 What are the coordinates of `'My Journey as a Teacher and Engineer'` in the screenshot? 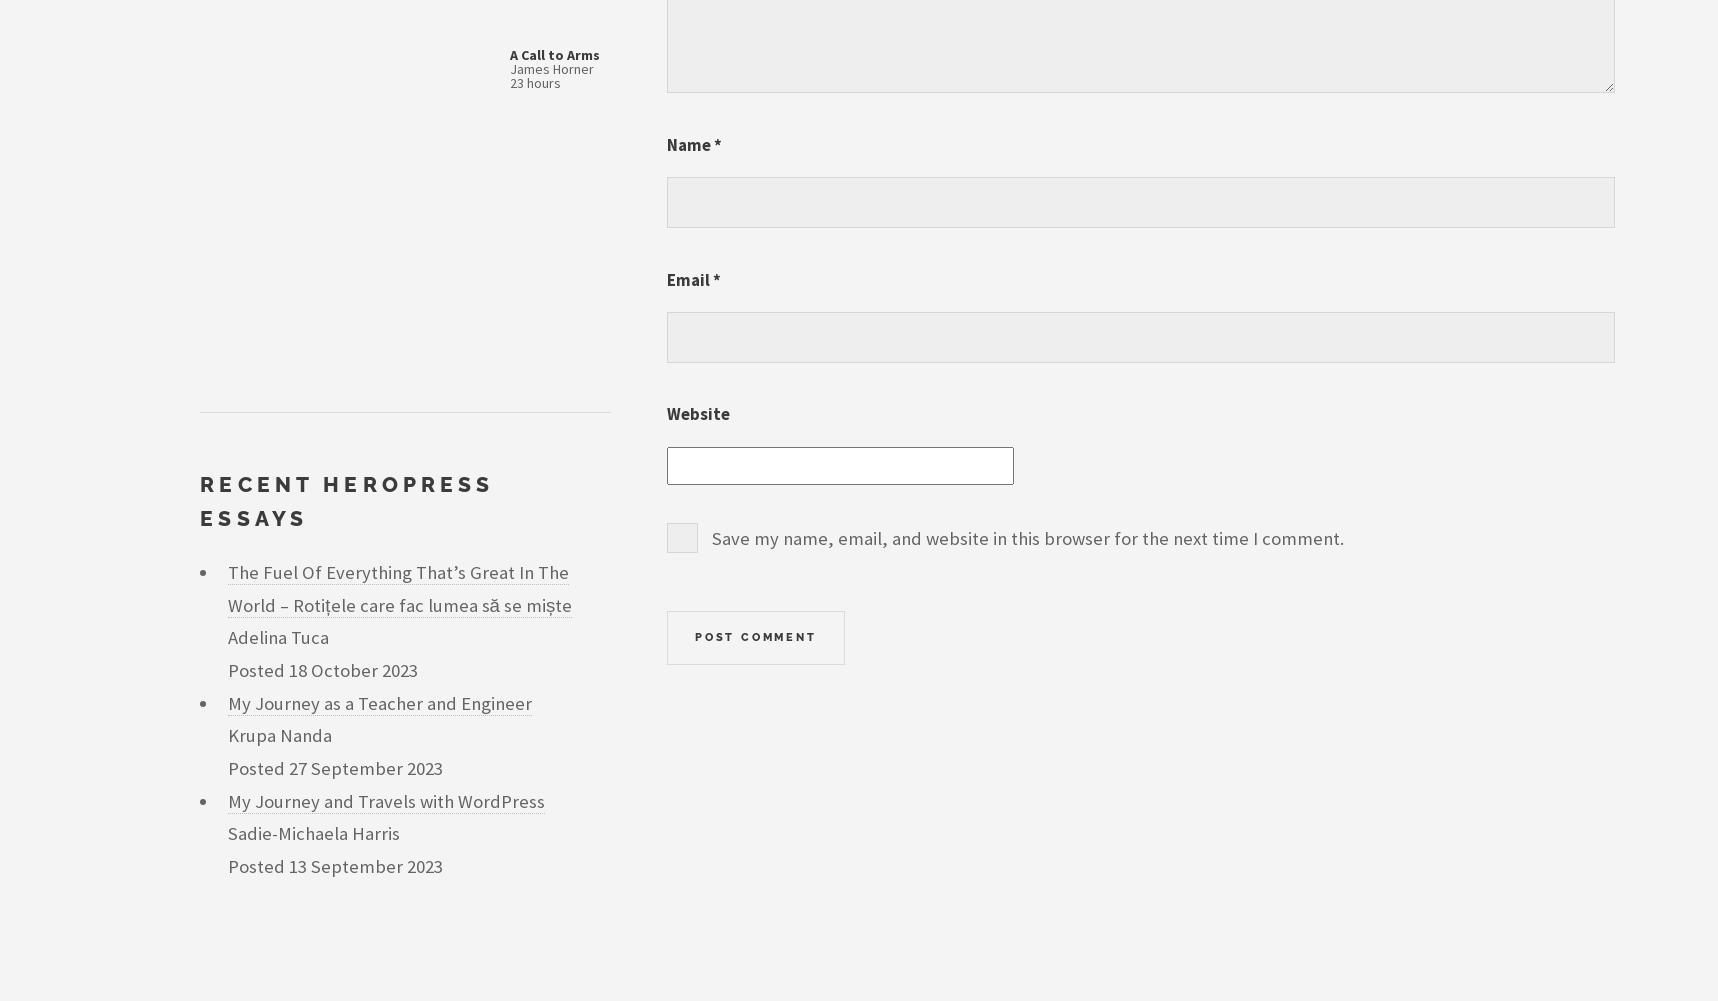 It's located at (379, 701).